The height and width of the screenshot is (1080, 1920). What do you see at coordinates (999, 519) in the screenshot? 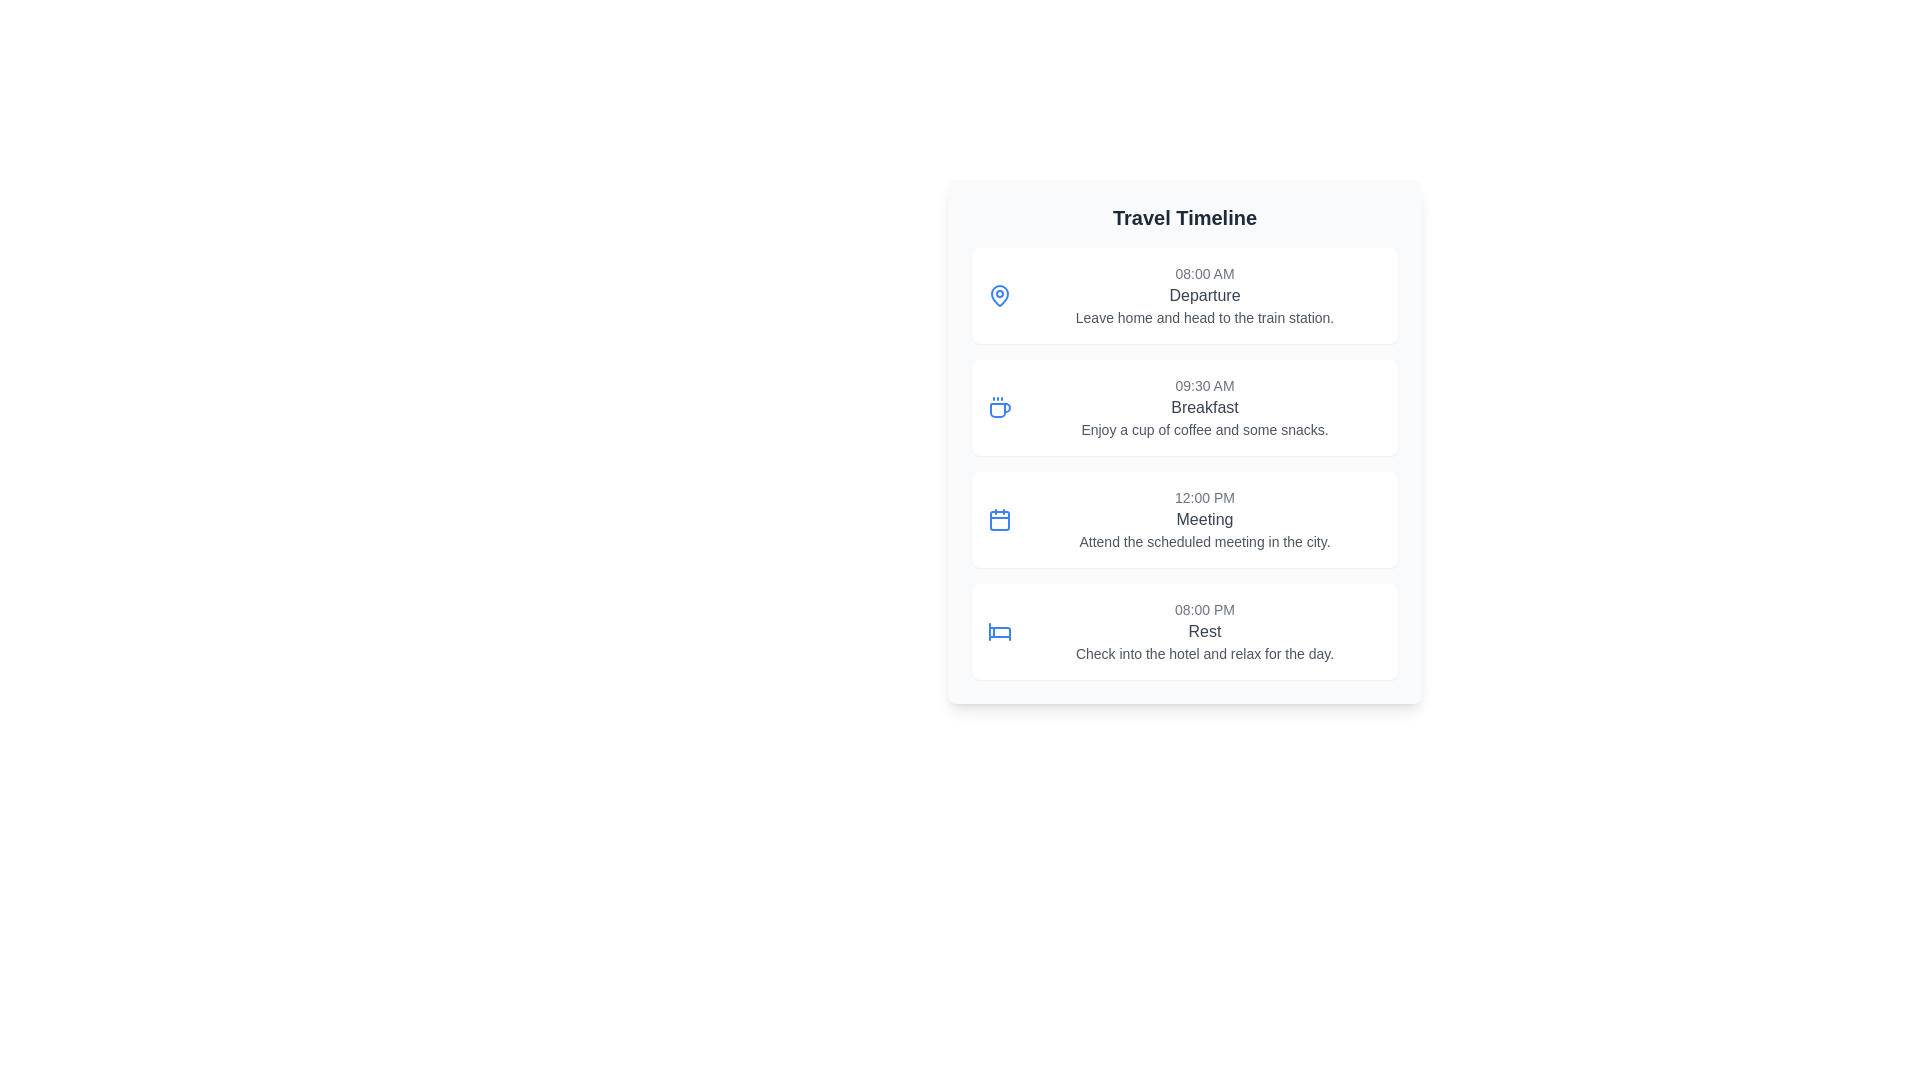
I see `the blue minimalistic line-art calendar icon located next to the '12:00 PM Meeting' text description` at bounding box center [999, 519].